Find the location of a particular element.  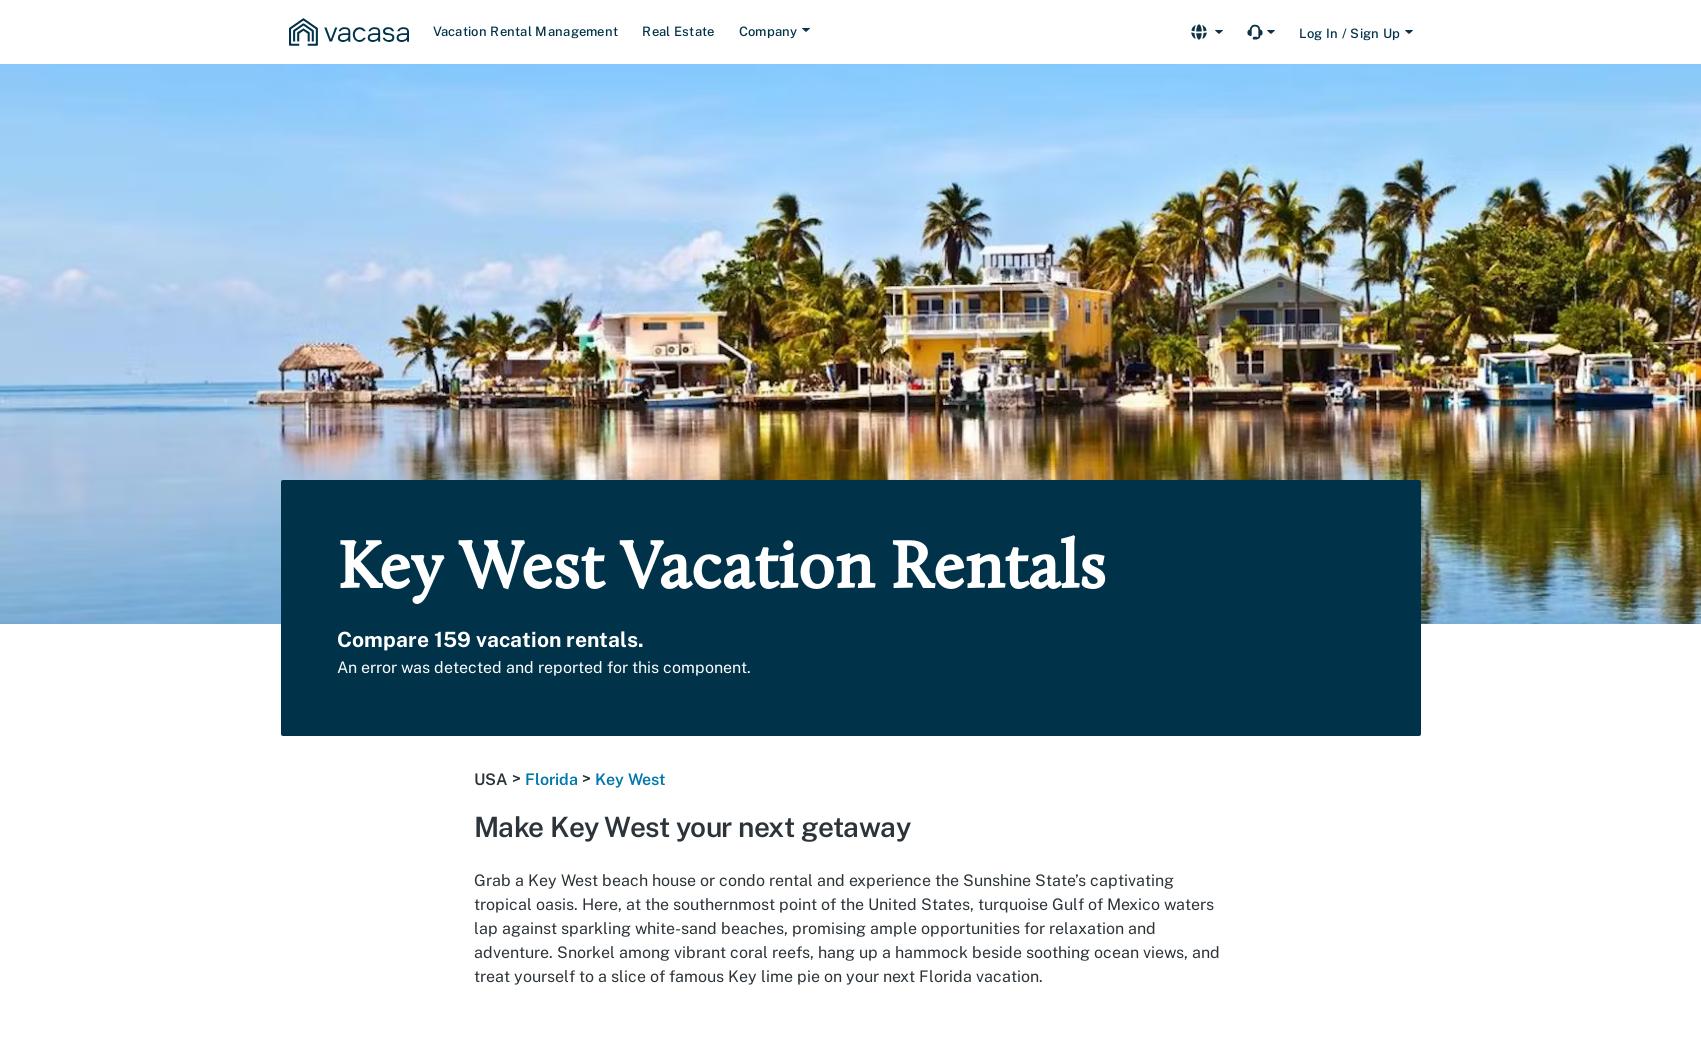

'Florida' is located at coordinates (550, 779).